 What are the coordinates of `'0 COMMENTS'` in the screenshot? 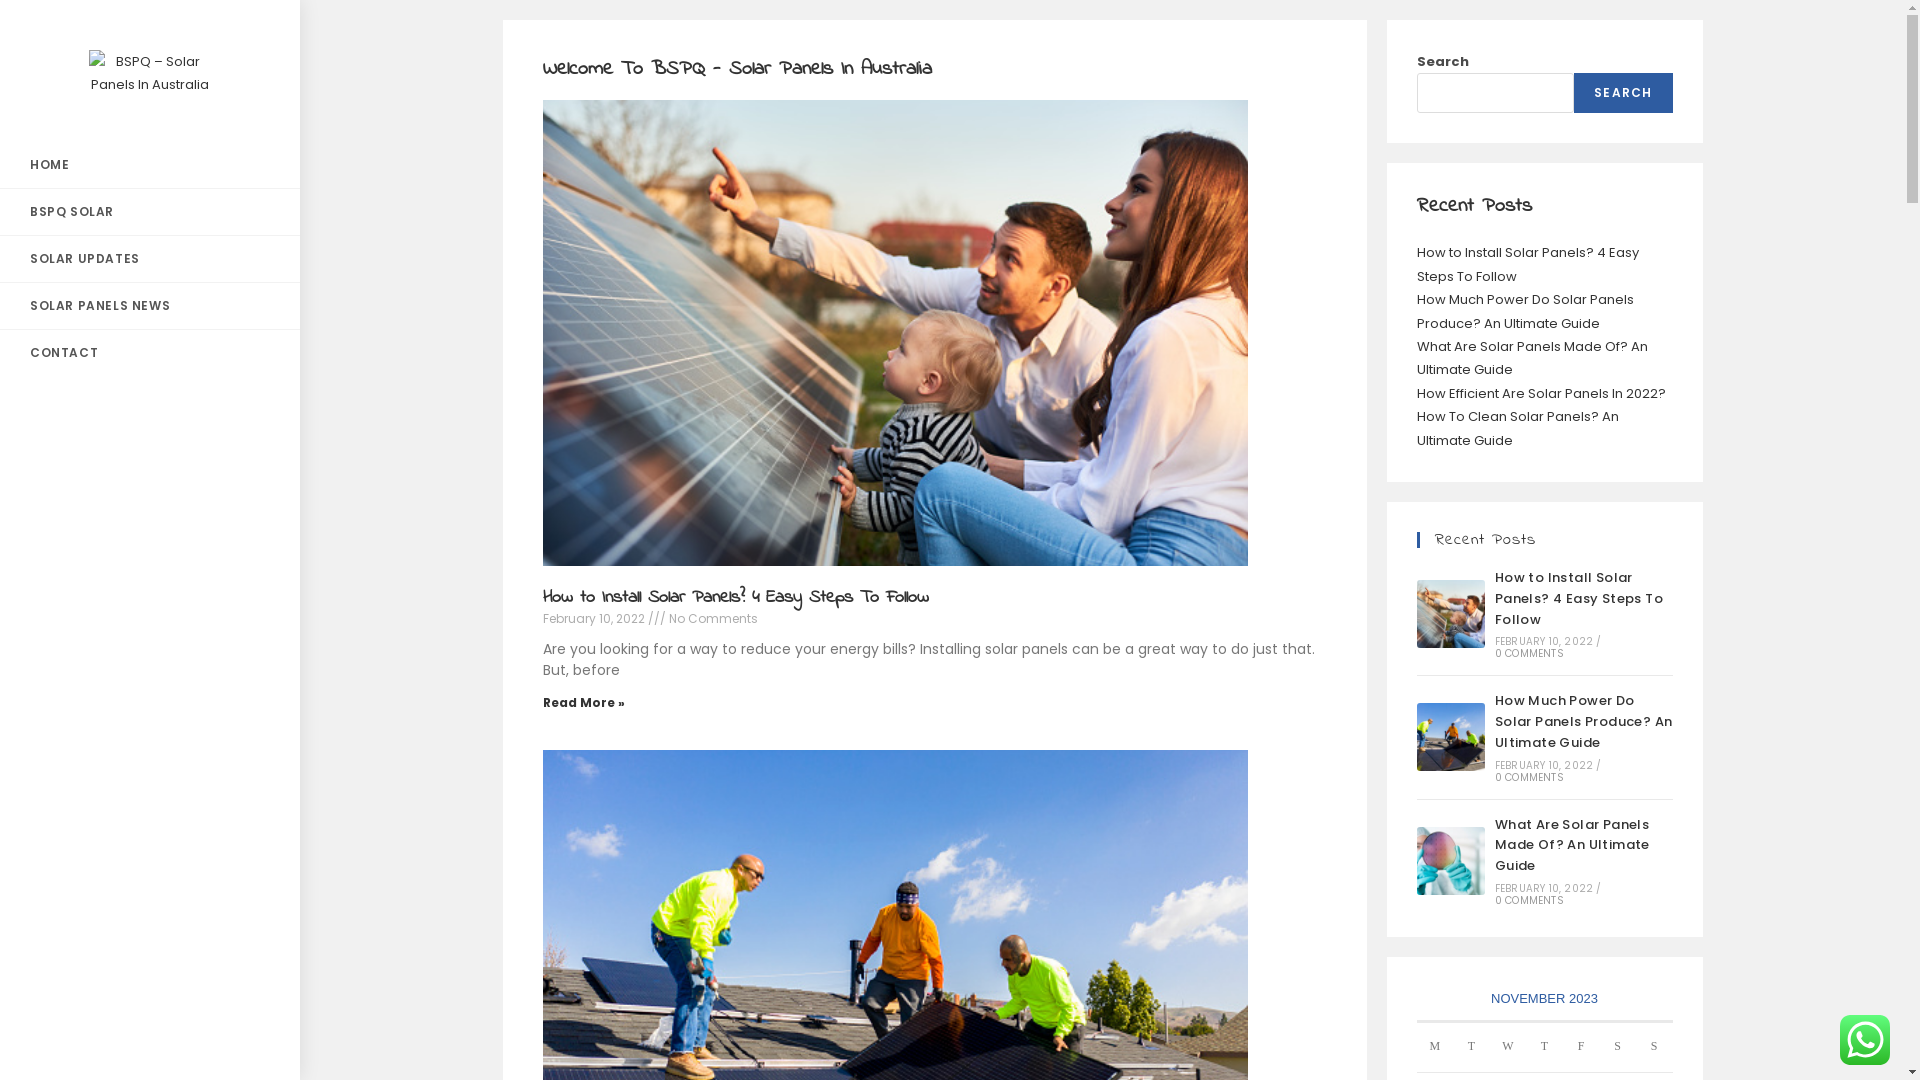 It's located at (1528, 776).